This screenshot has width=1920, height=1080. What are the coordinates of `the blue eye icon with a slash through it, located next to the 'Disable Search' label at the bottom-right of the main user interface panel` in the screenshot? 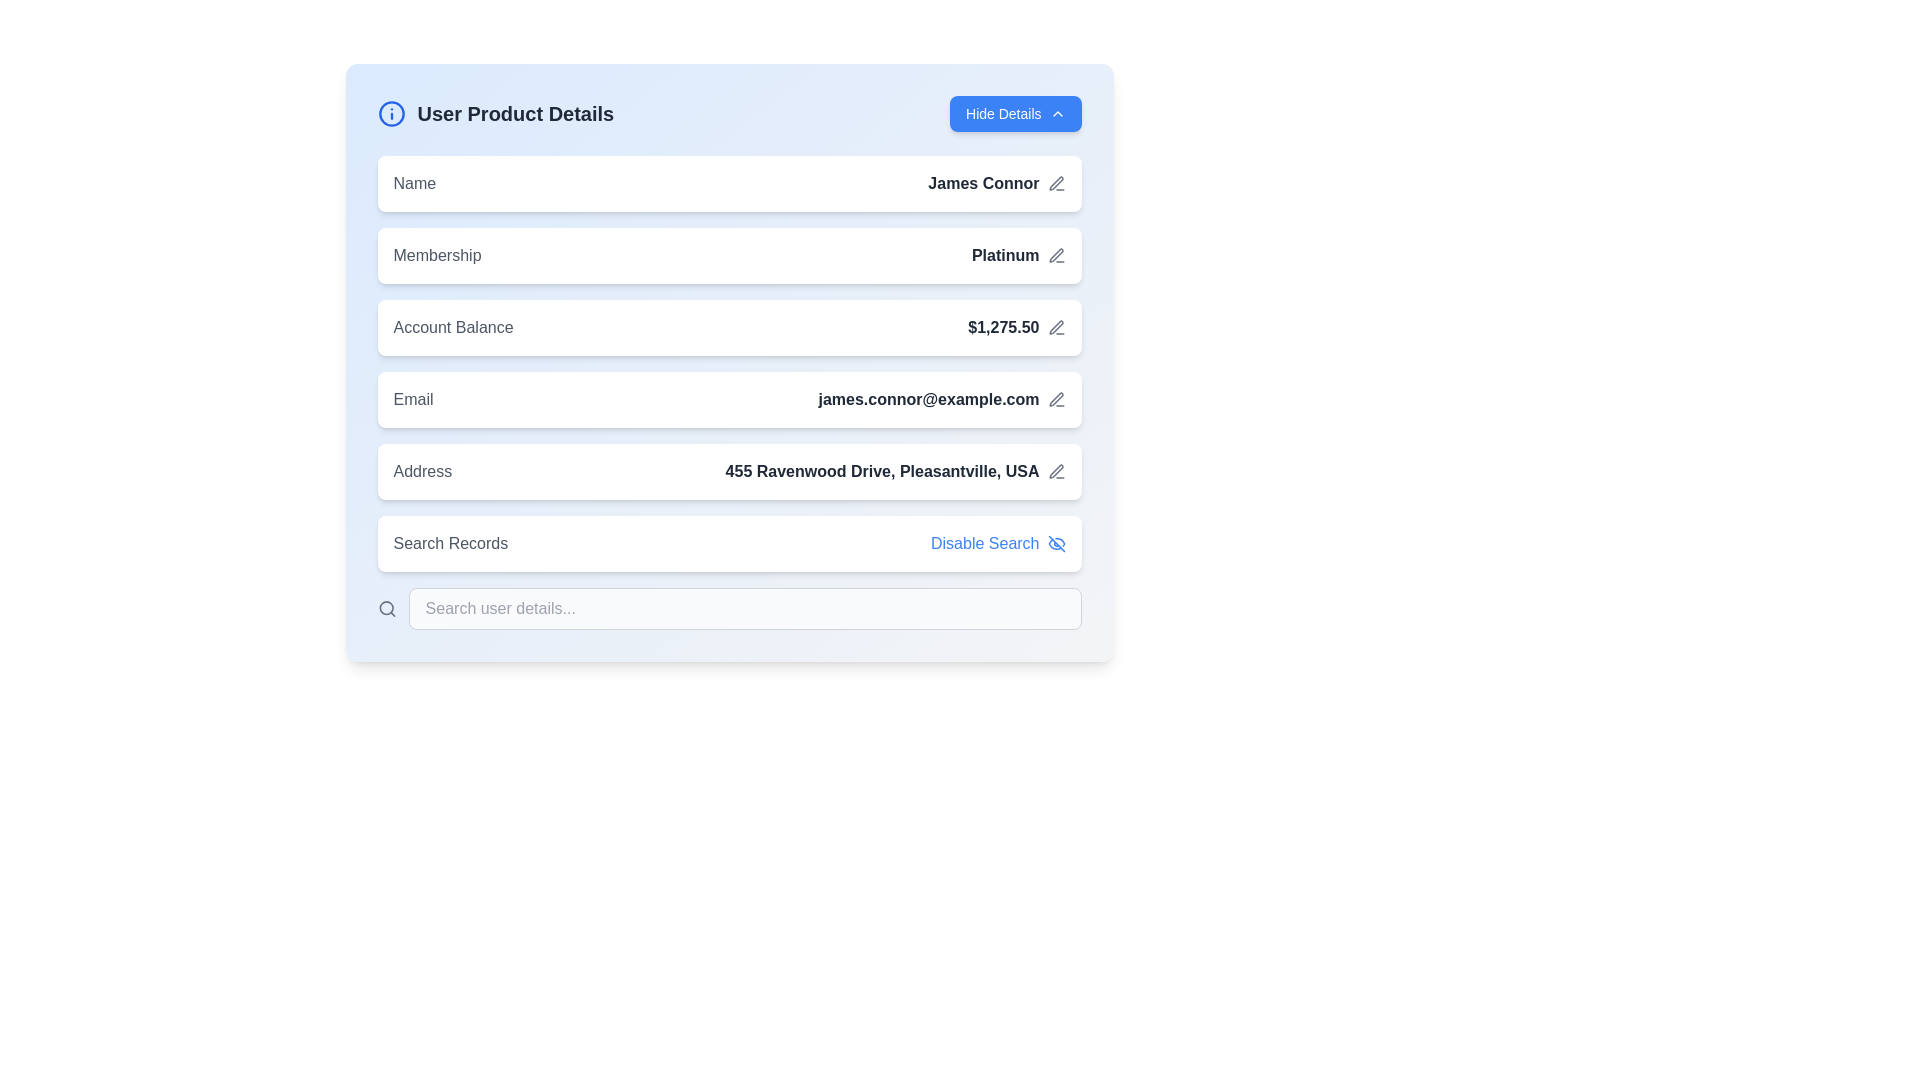 It's located at (1055, 543).